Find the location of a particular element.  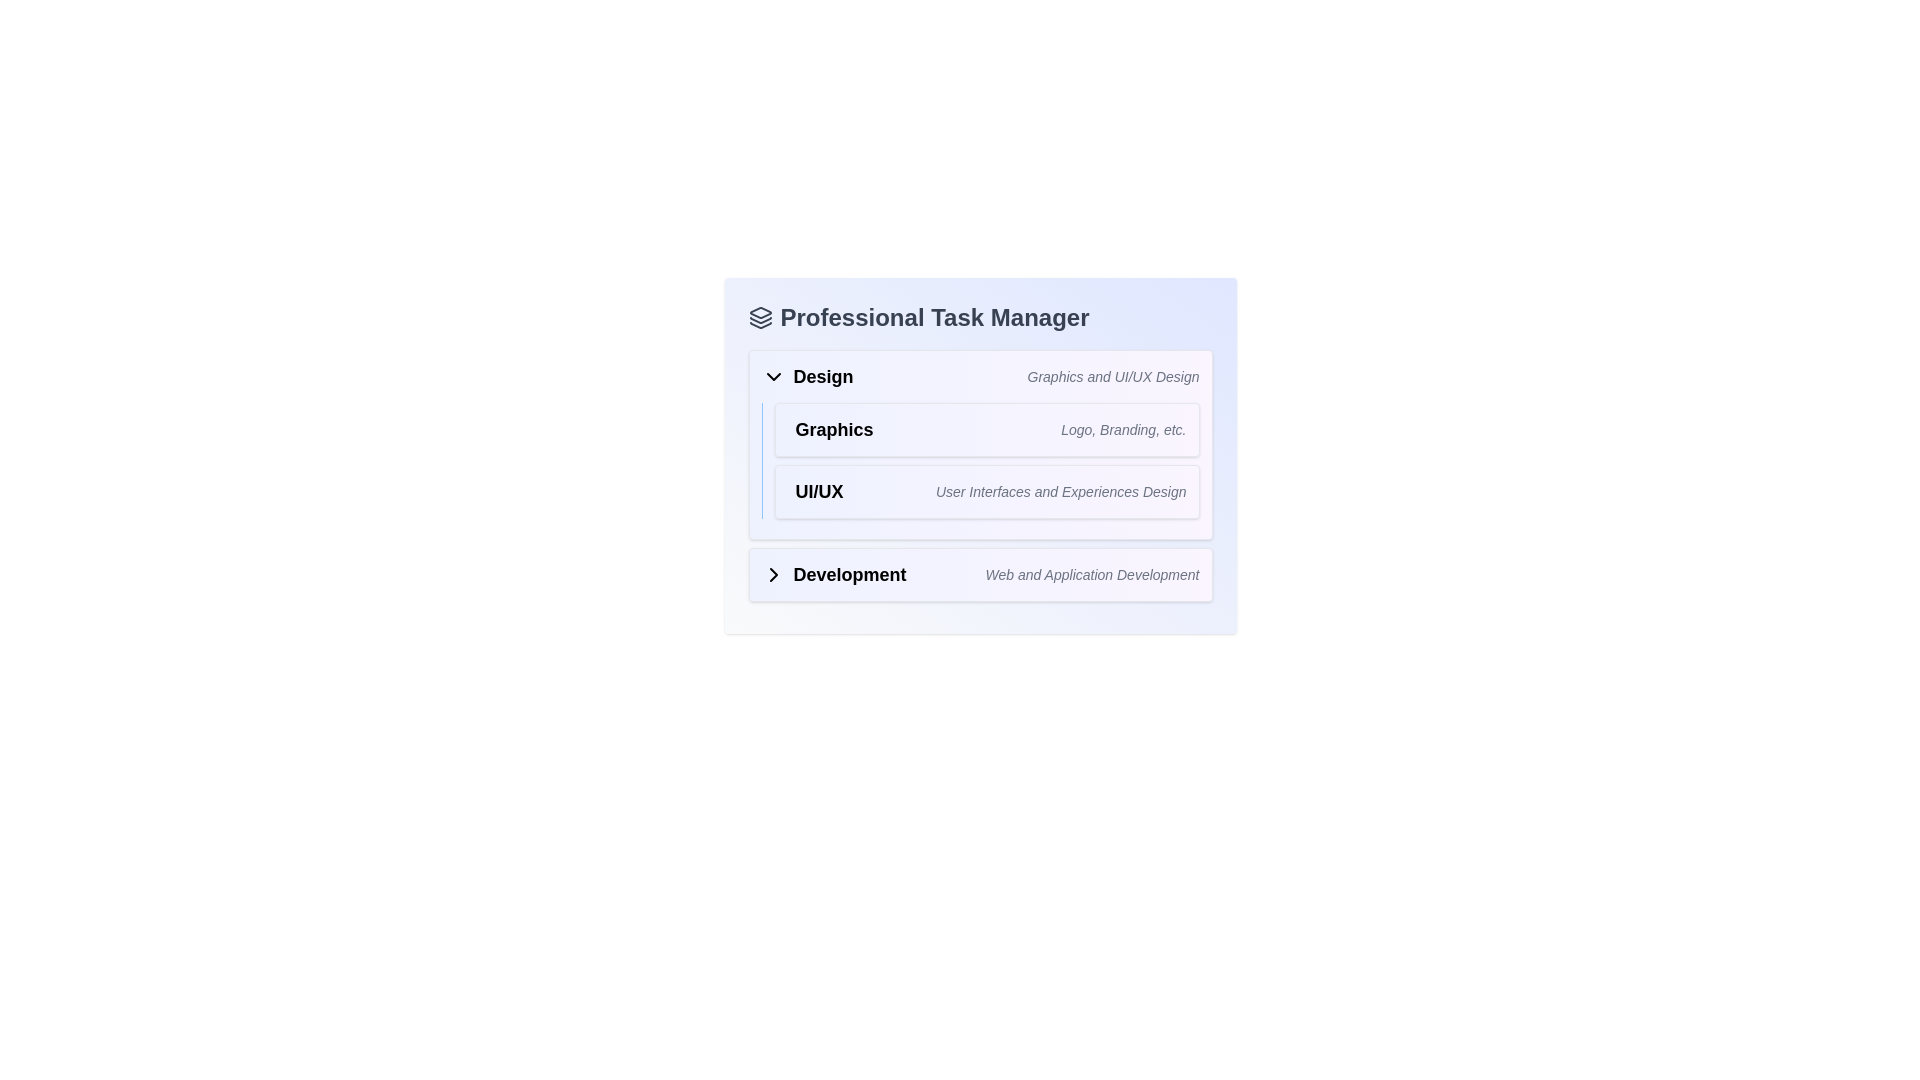

the bold text label displaying 'UI/UX', which indicates a section of the user interface is located at coordinates (815, 492).